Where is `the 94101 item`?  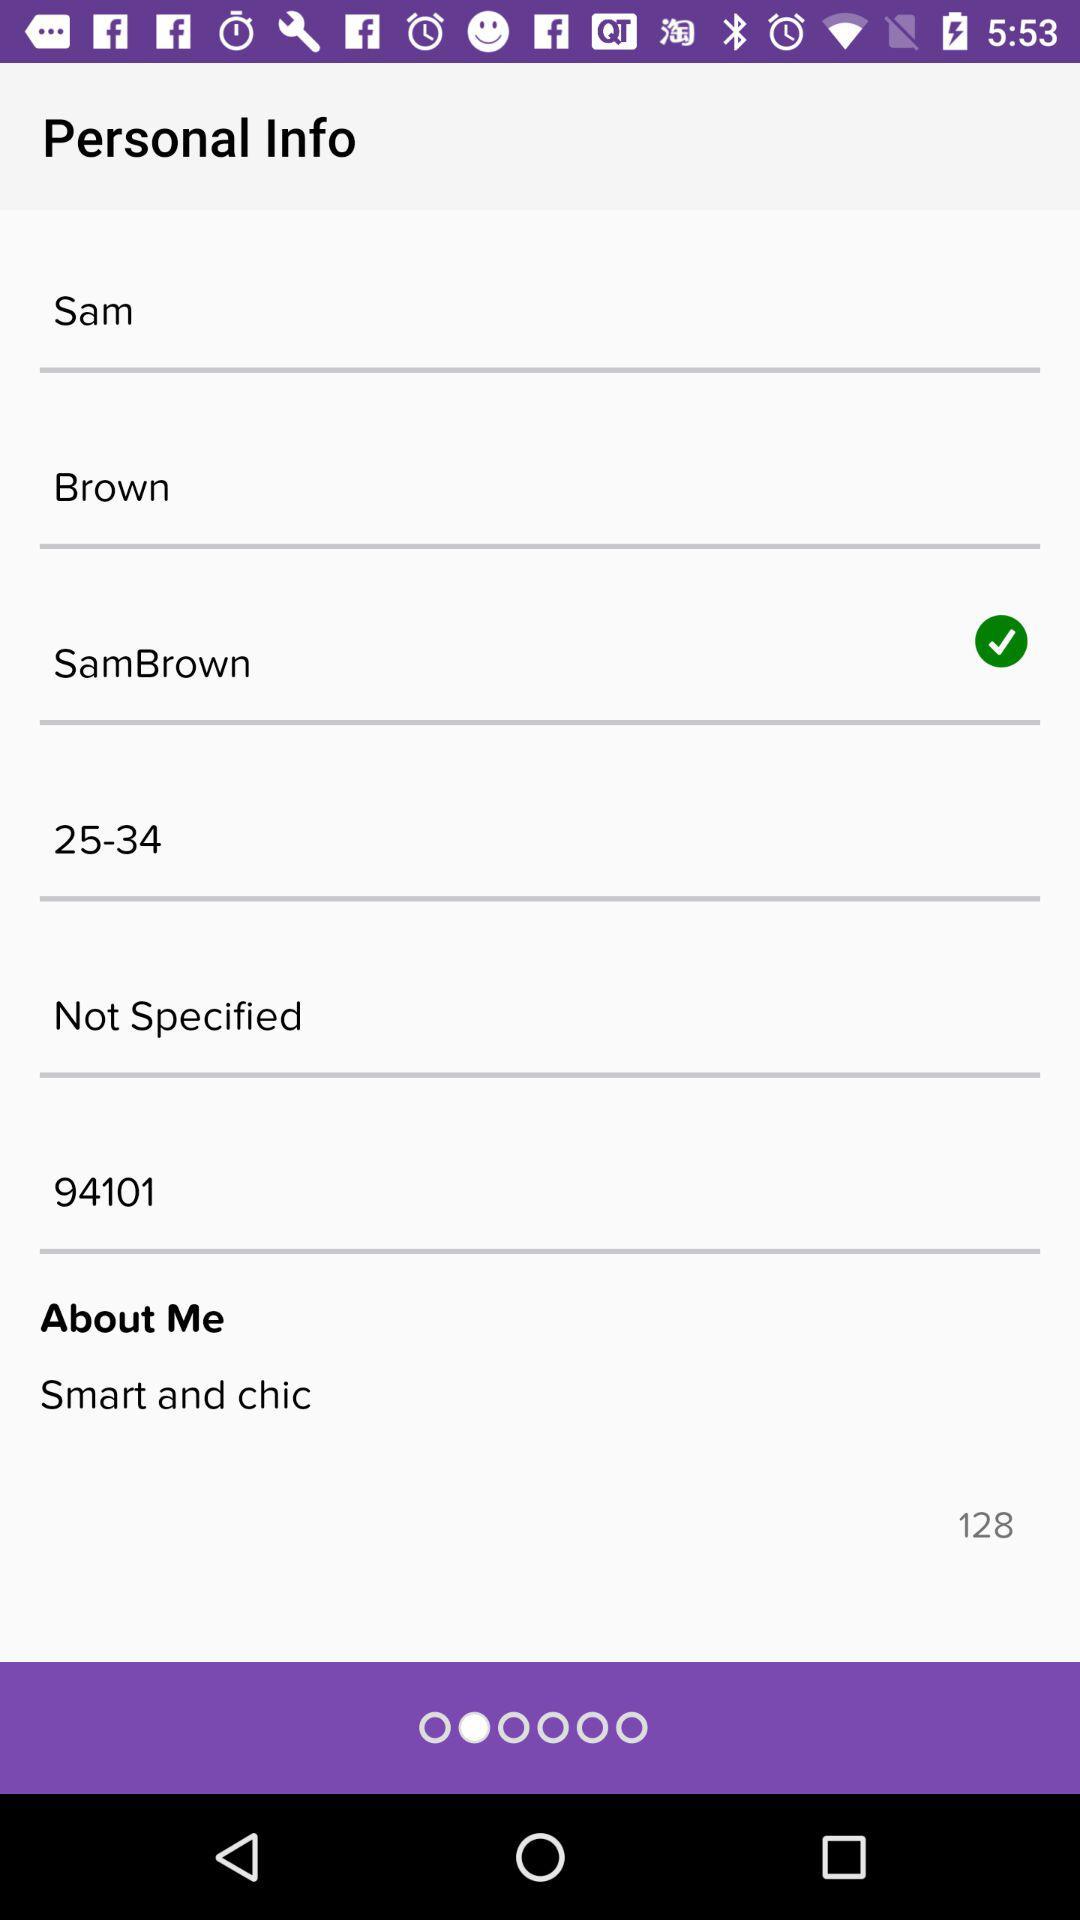 the 94101 item is located at coordinates (540, 1181).